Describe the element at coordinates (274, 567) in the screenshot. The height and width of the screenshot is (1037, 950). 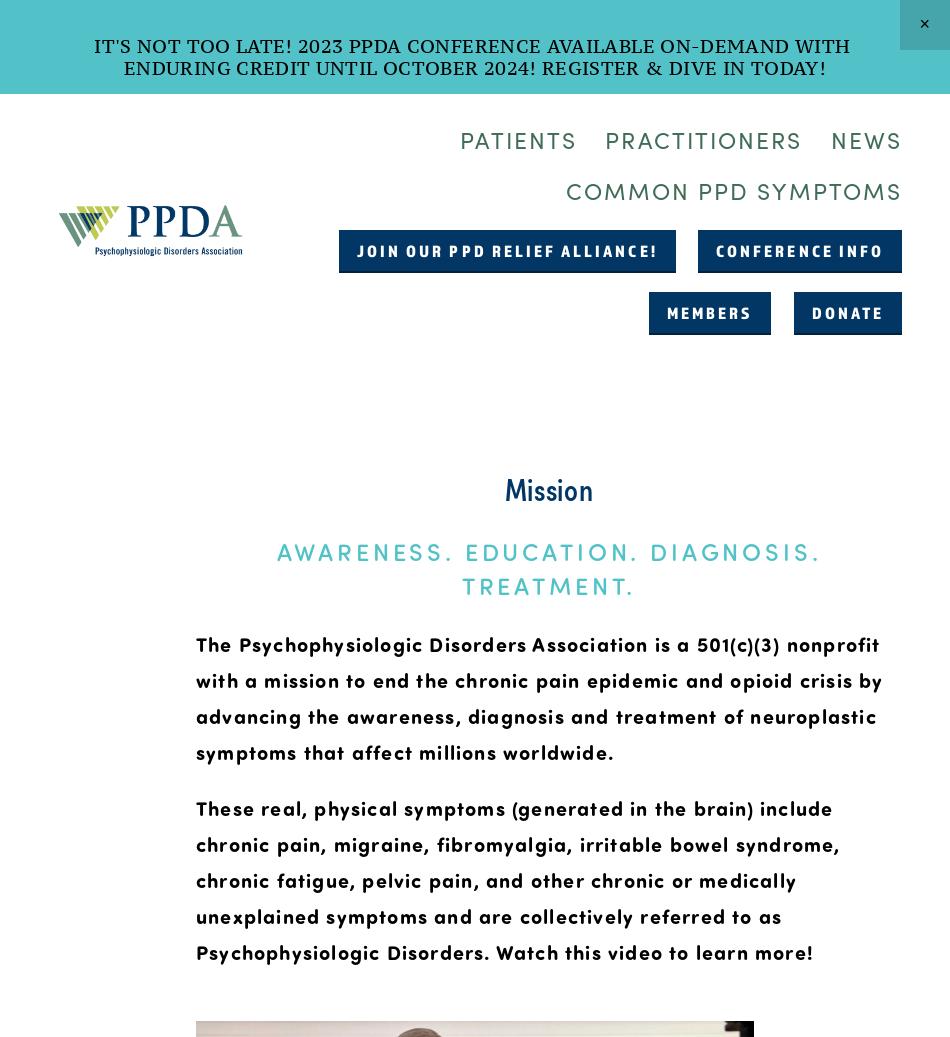
I see `'awareness. education. diagnosis. treatment.'` at that location.